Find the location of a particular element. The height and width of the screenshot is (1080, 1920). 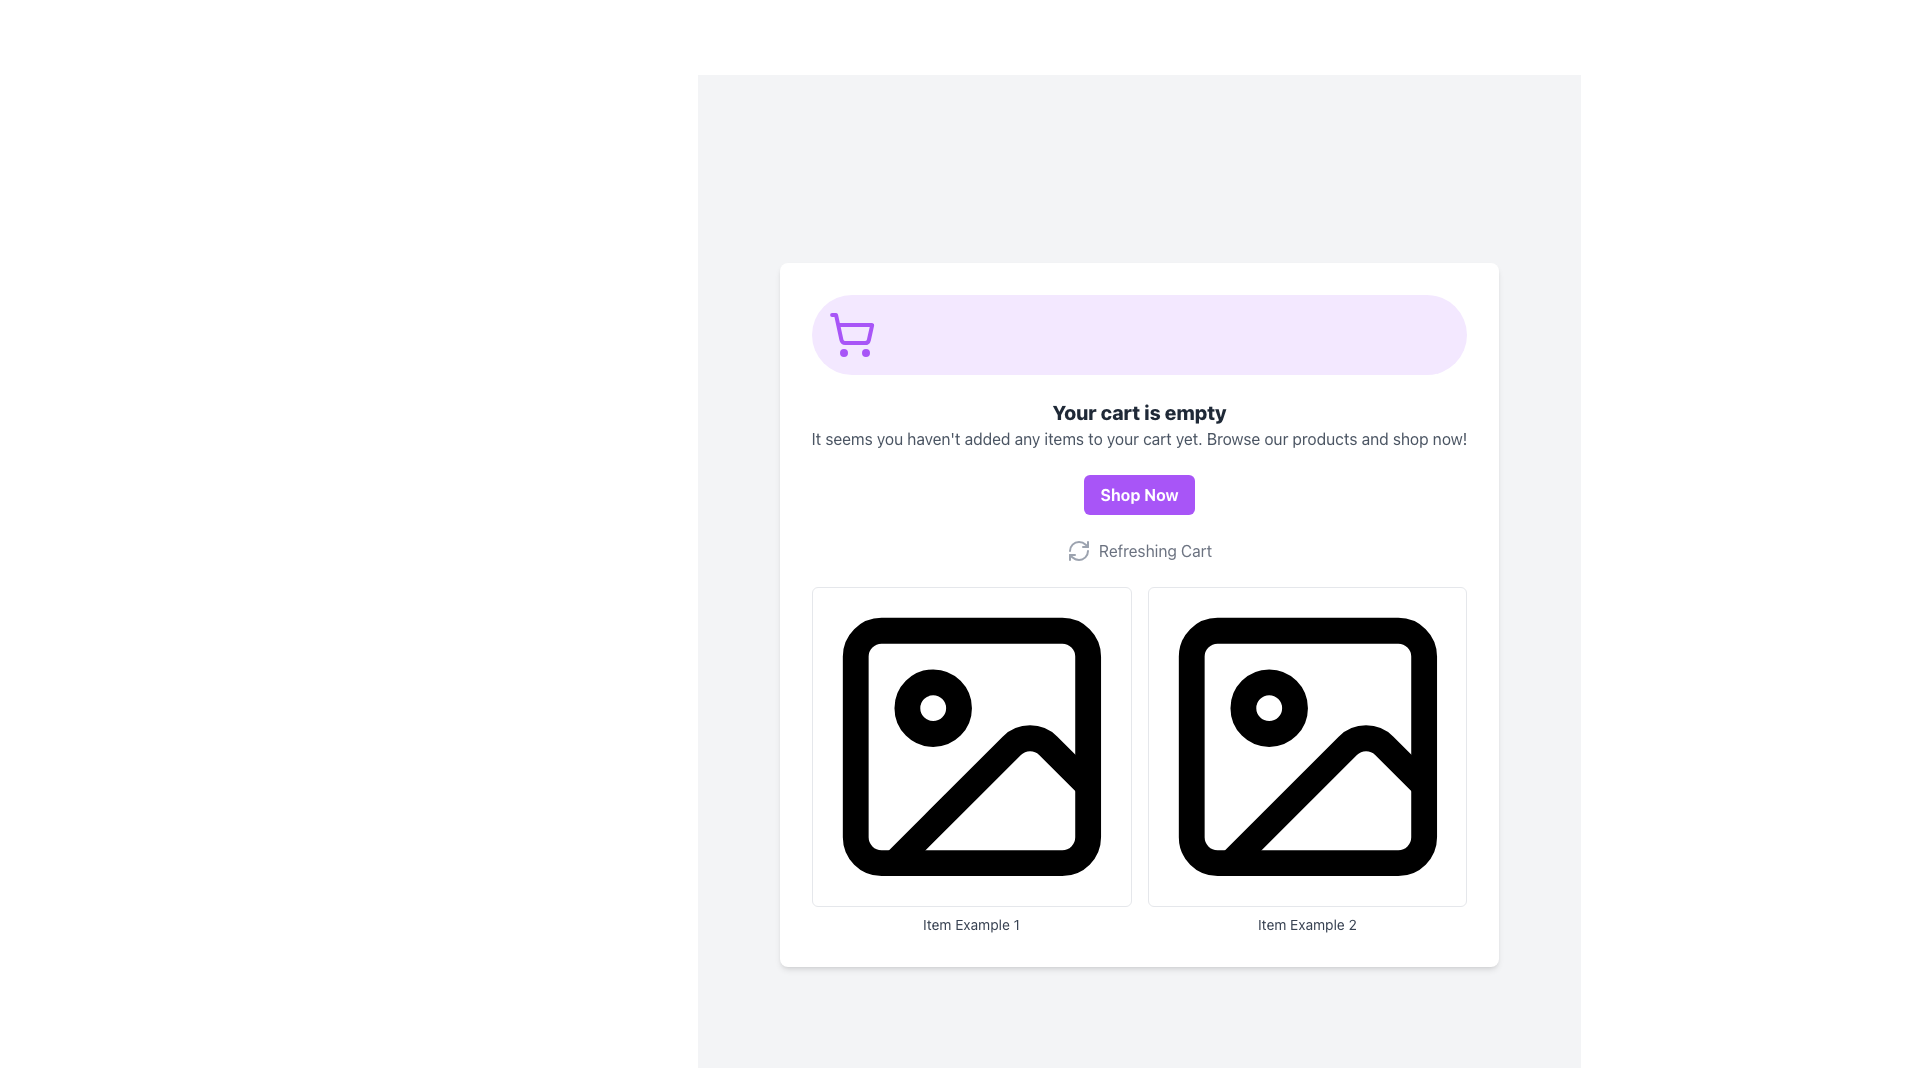

the button-like grid item labeled 'Item Example 2' is located at coordinates (1307, 760).